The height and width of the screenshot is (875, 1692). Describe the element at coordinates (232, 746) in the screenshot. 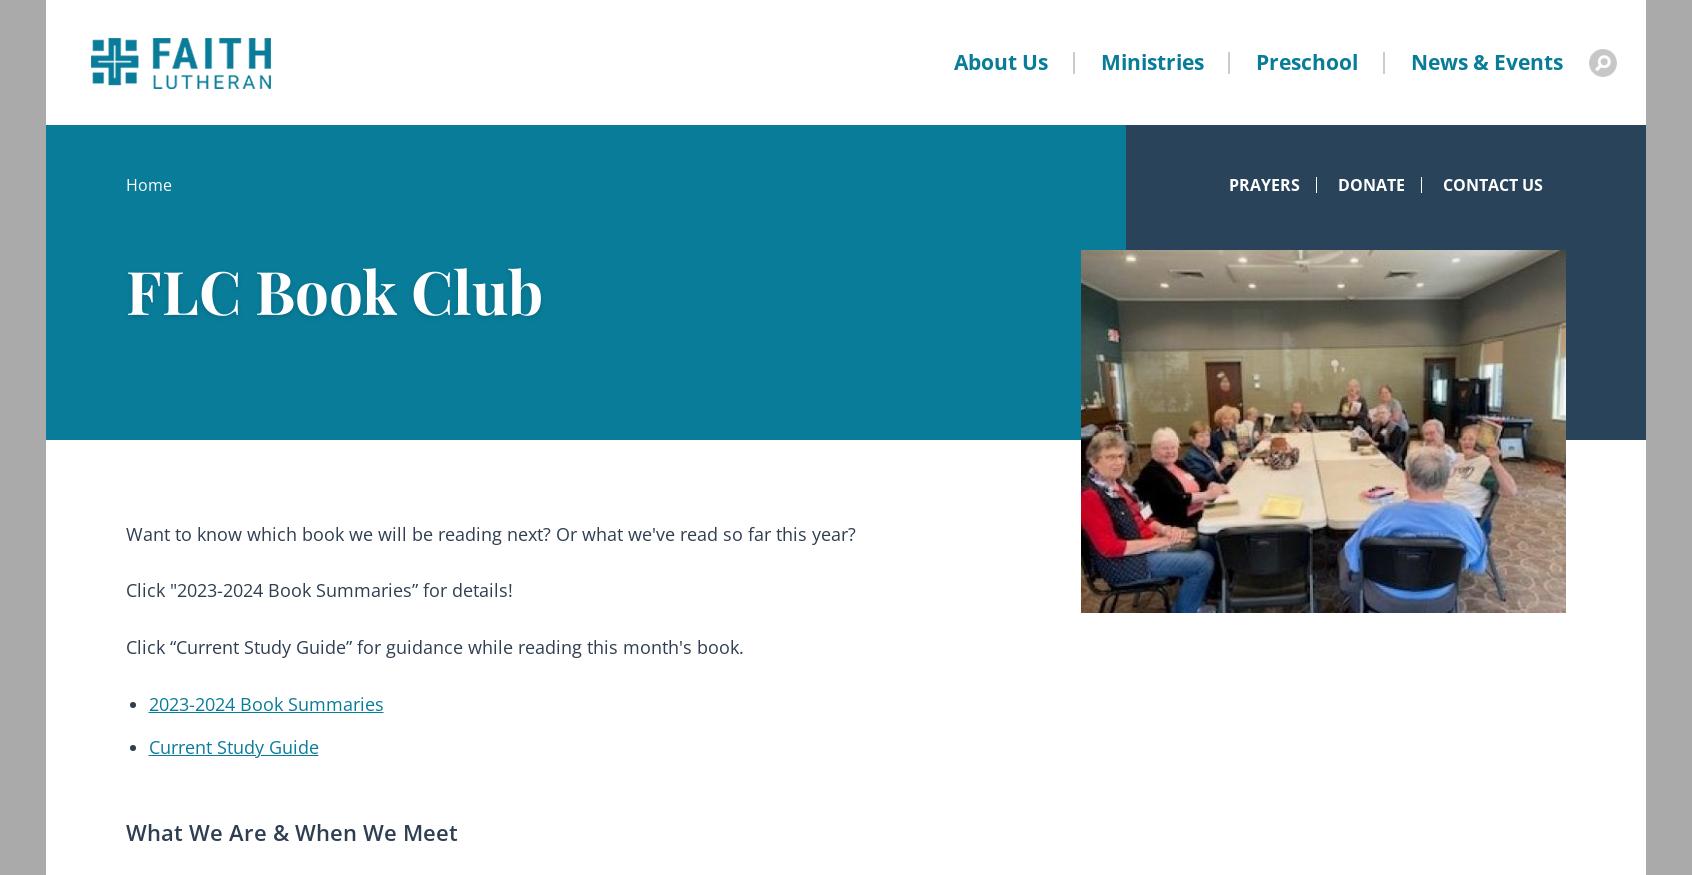

I see `'Current Study Guide'` at that location.